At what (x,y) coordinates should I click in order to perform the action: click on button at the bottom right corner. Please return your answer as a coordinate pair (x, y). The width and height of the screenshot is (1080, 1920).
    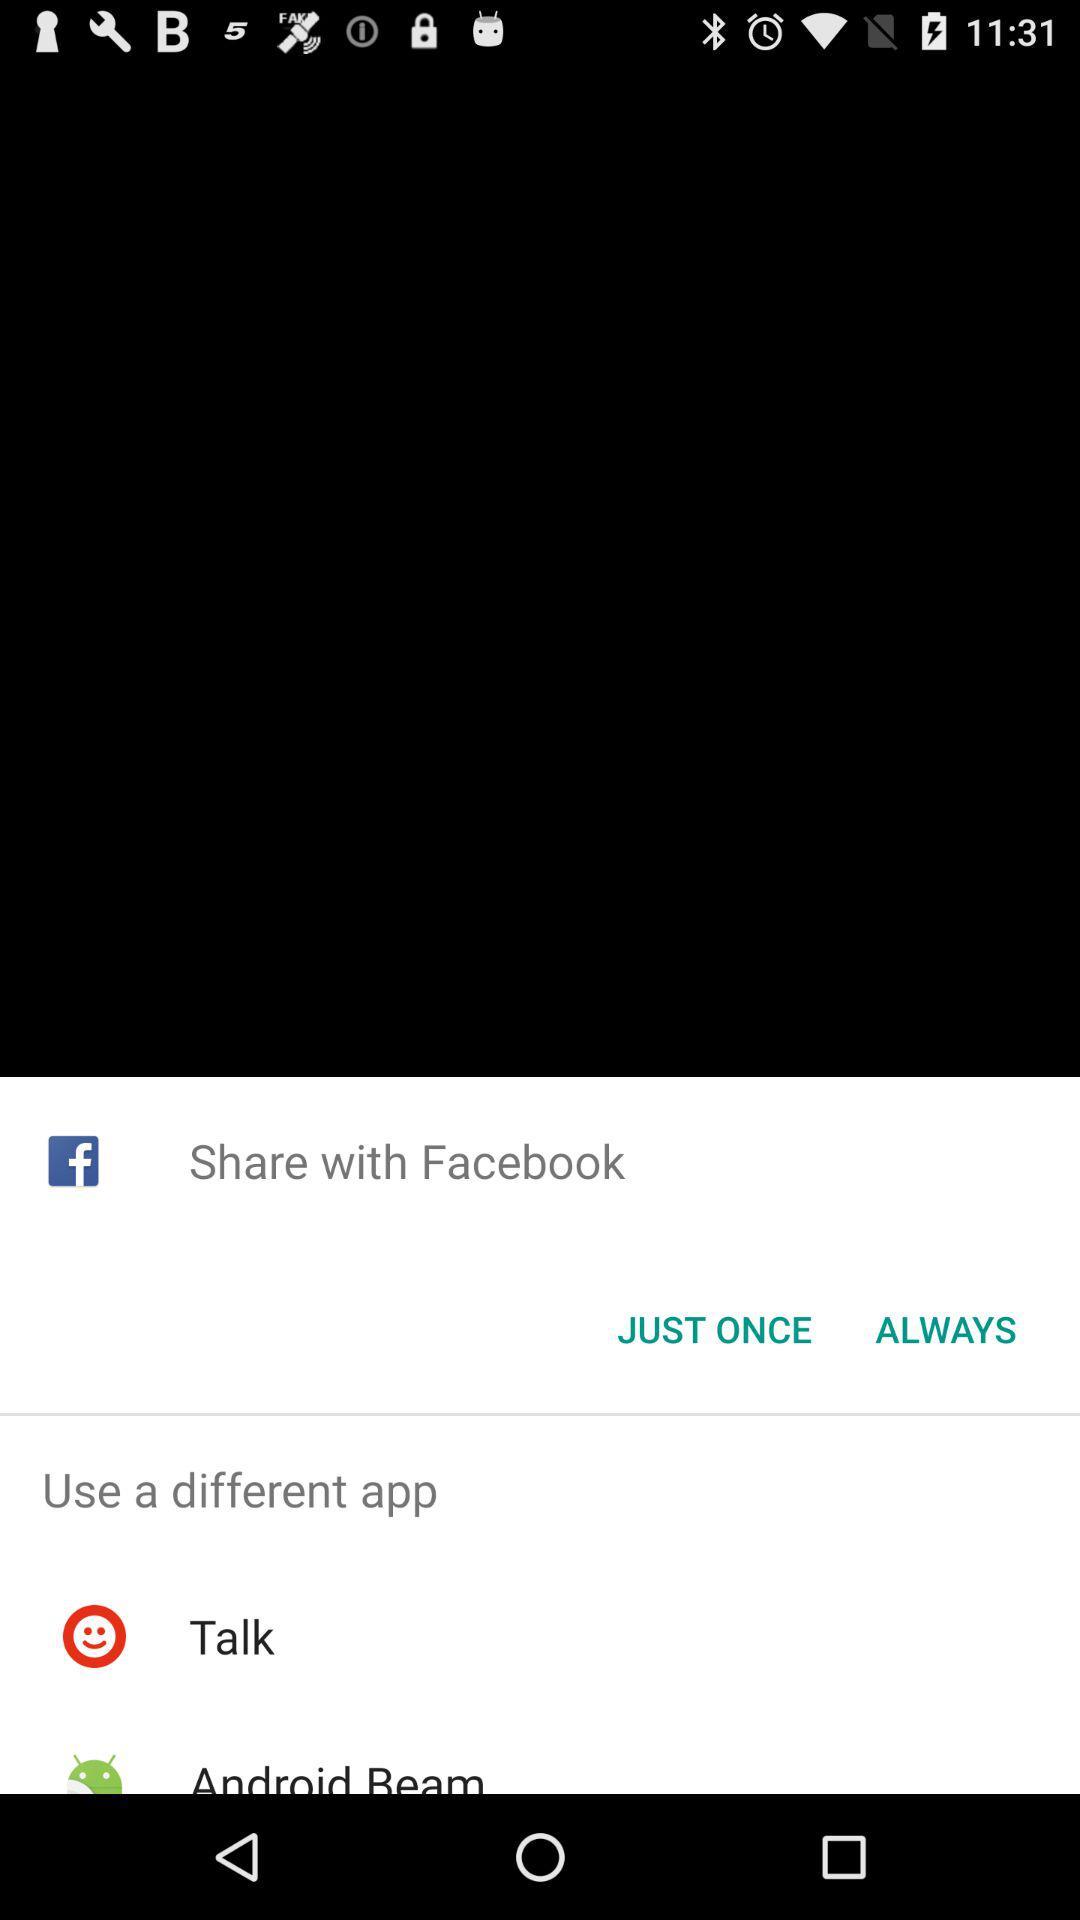
    Looking at the image, I should click on (945, 1329).